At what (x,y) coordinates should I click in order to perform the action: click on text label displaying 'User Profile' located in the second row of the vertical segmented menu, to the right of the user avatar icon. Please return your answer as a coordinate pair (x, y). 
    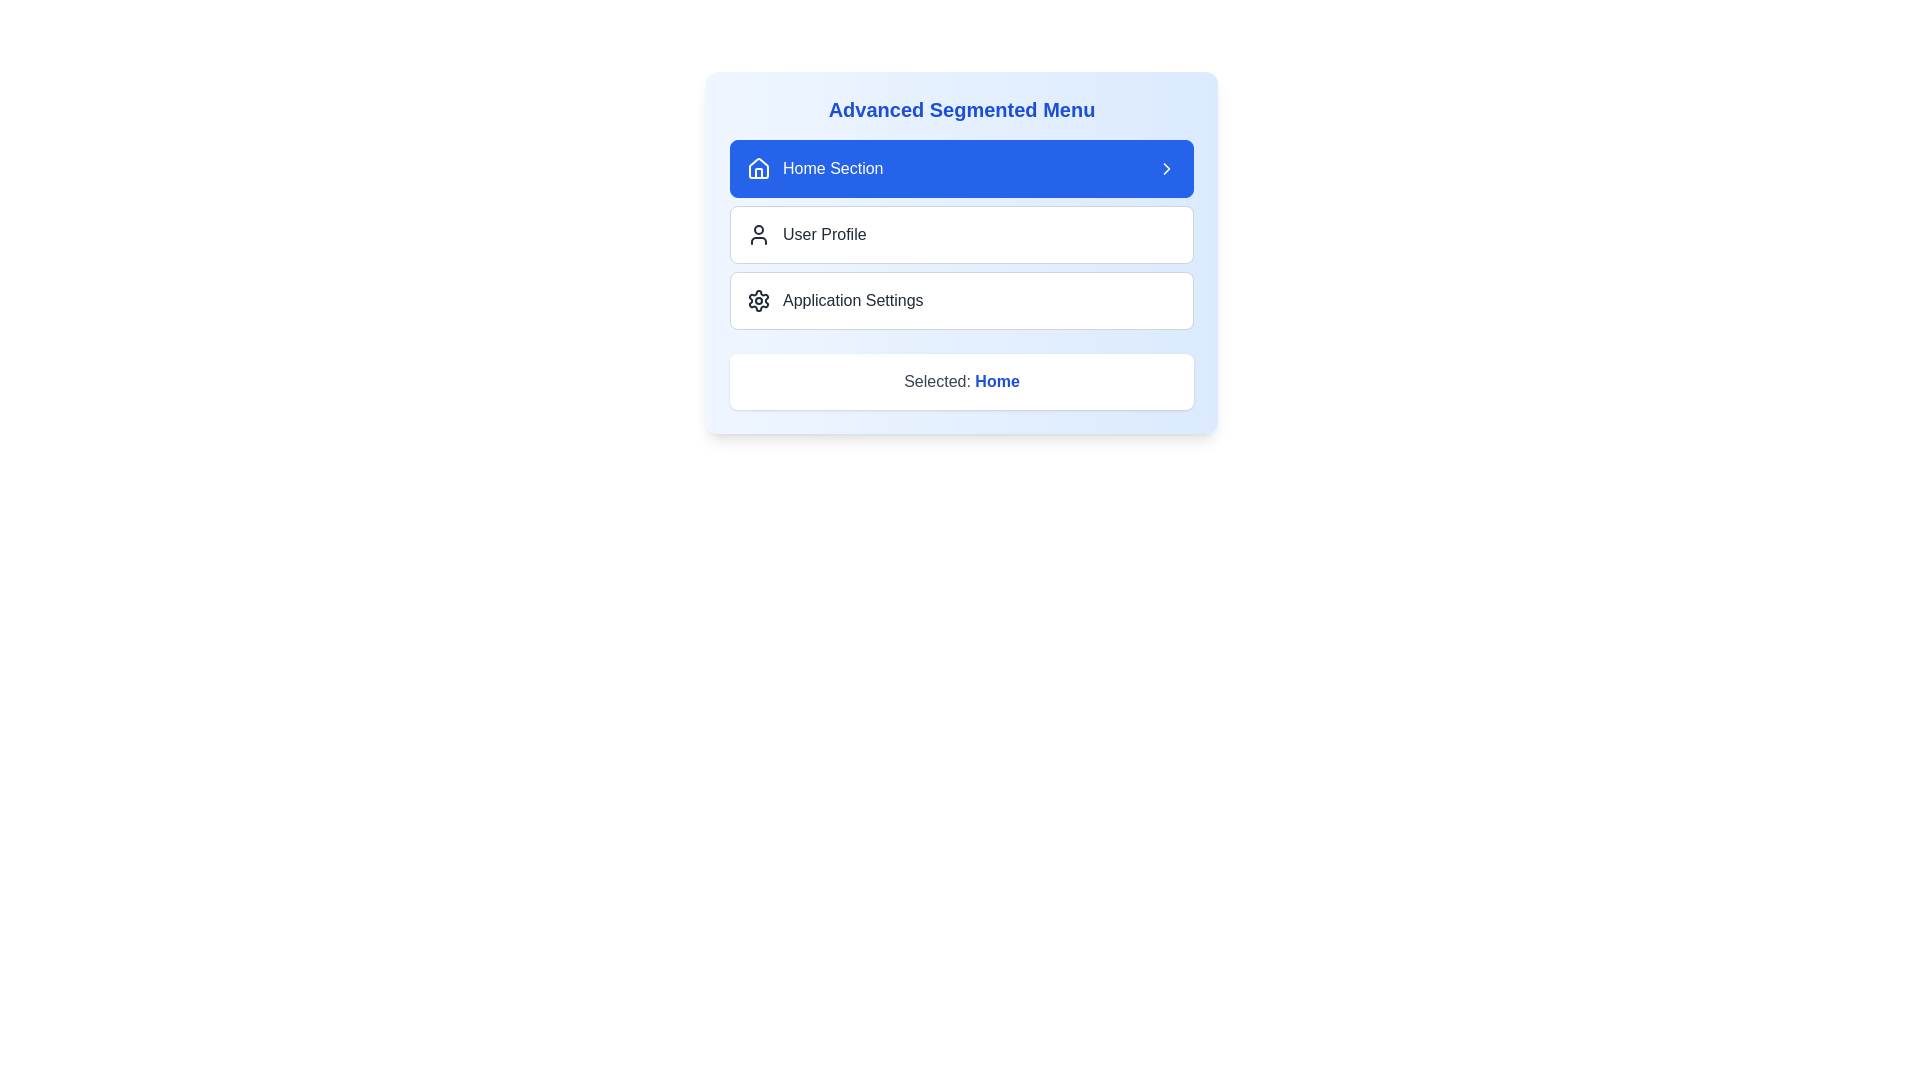
    Looking at the image, I should click on (824, 234).